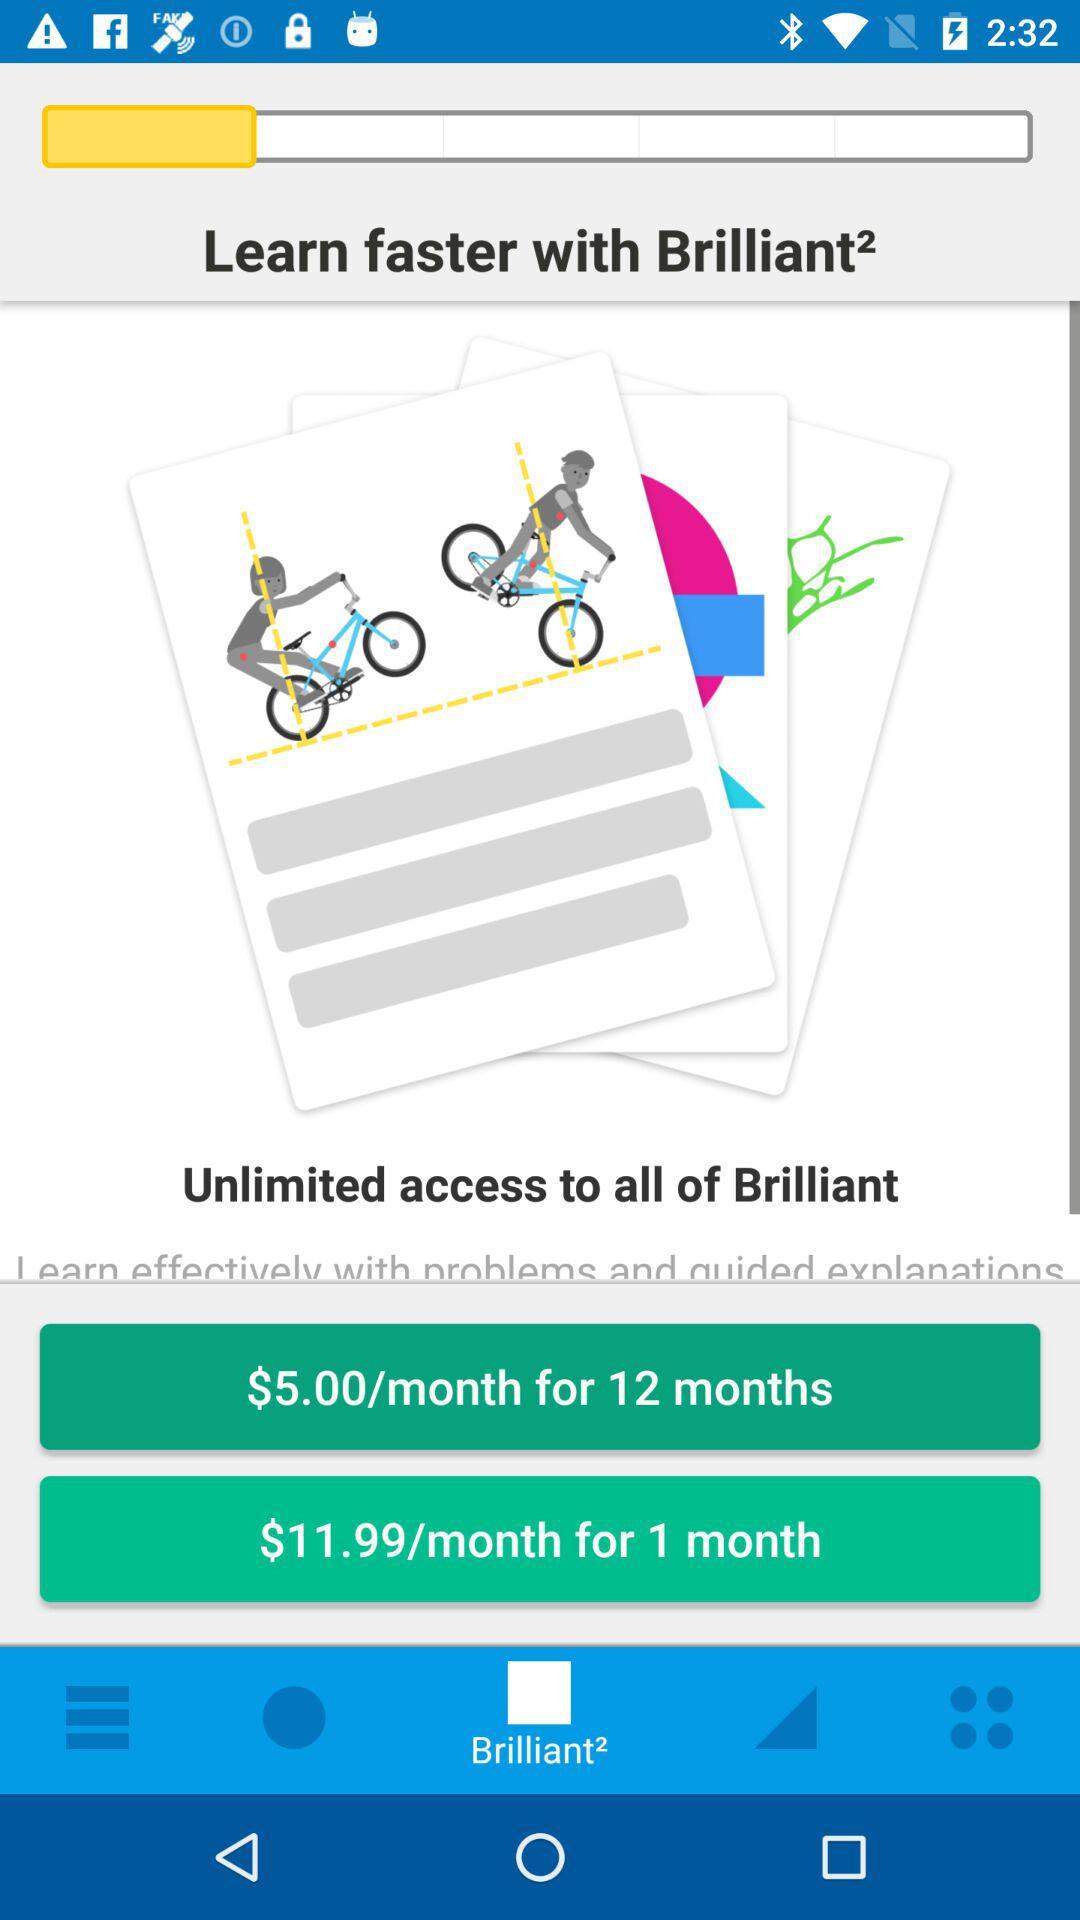  Describe the element at coordinates (784, 1716) in the screenshot. I see `the icon beside brilliant 2` at that location.